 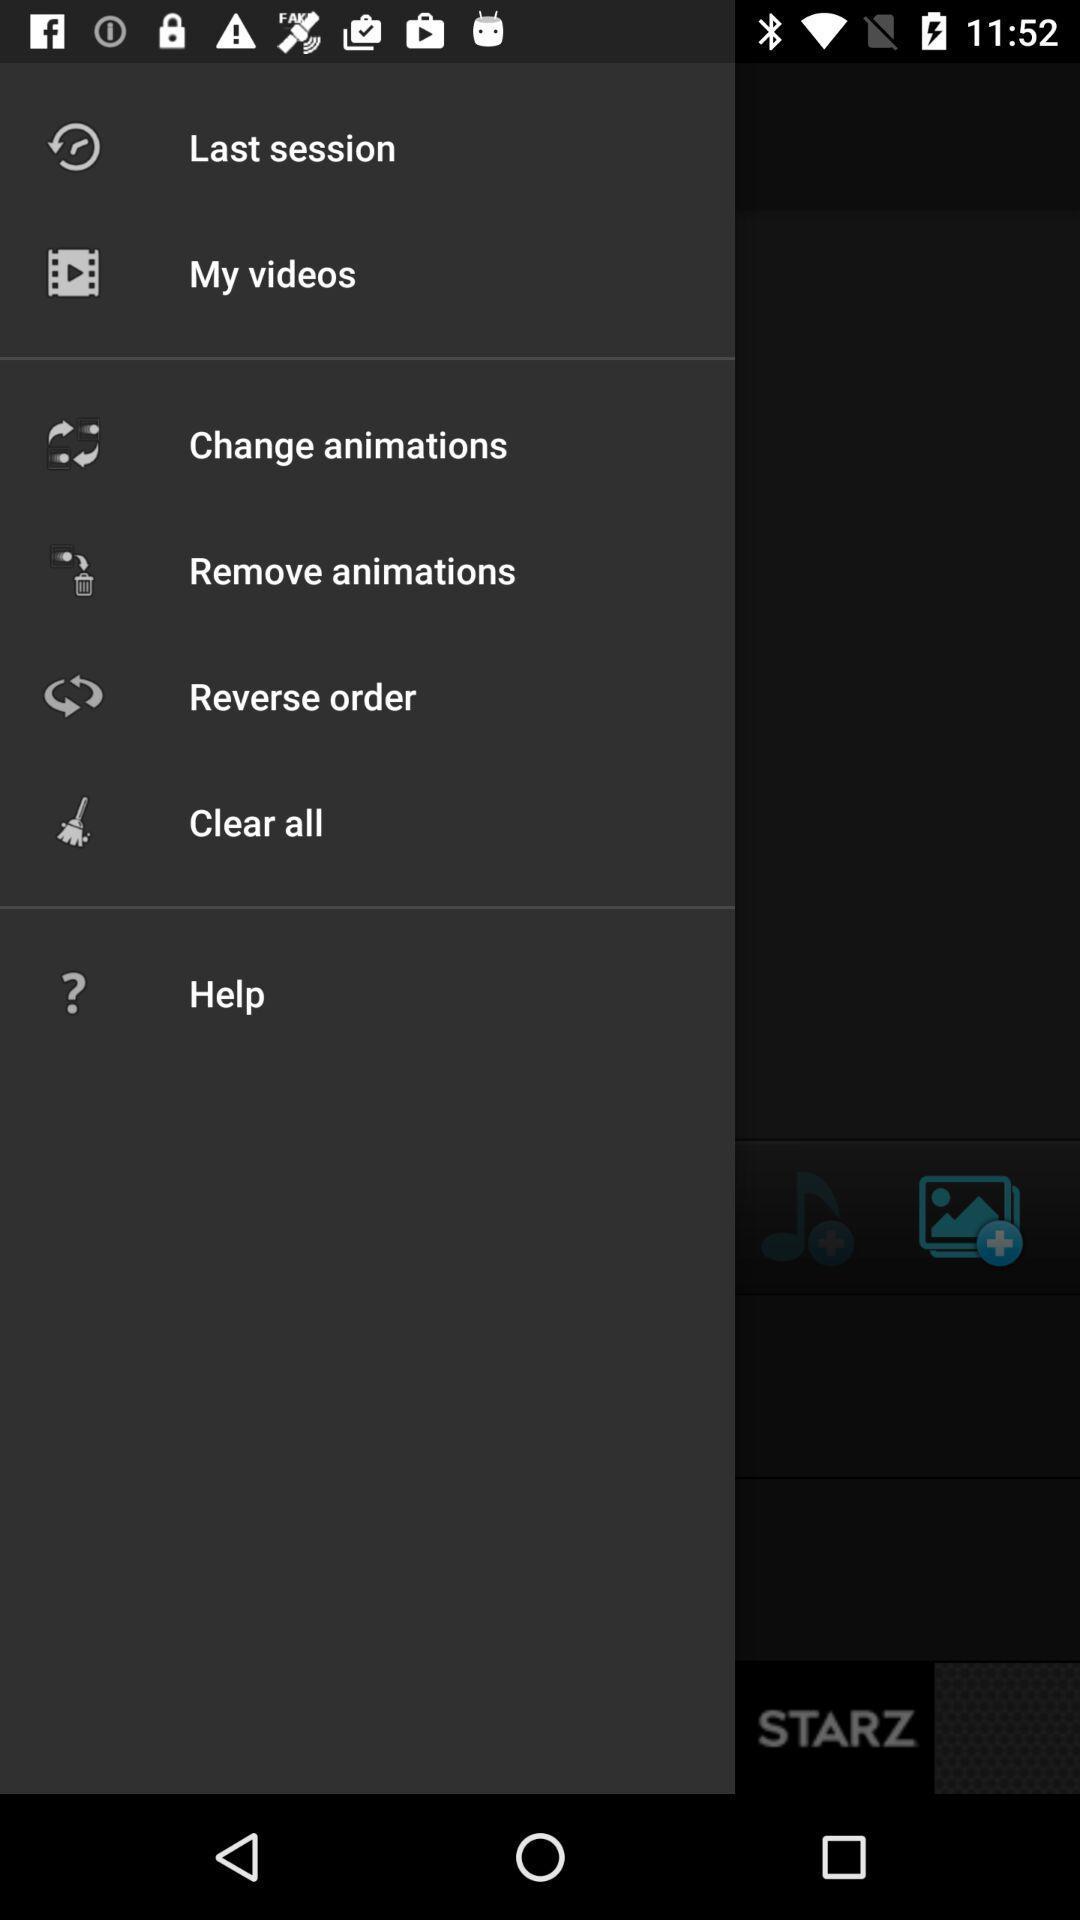 What do you see at coordinates (968, 1215) in the screenshot?
I see `the wallpaper icon` at bounding box center [968, 1215].